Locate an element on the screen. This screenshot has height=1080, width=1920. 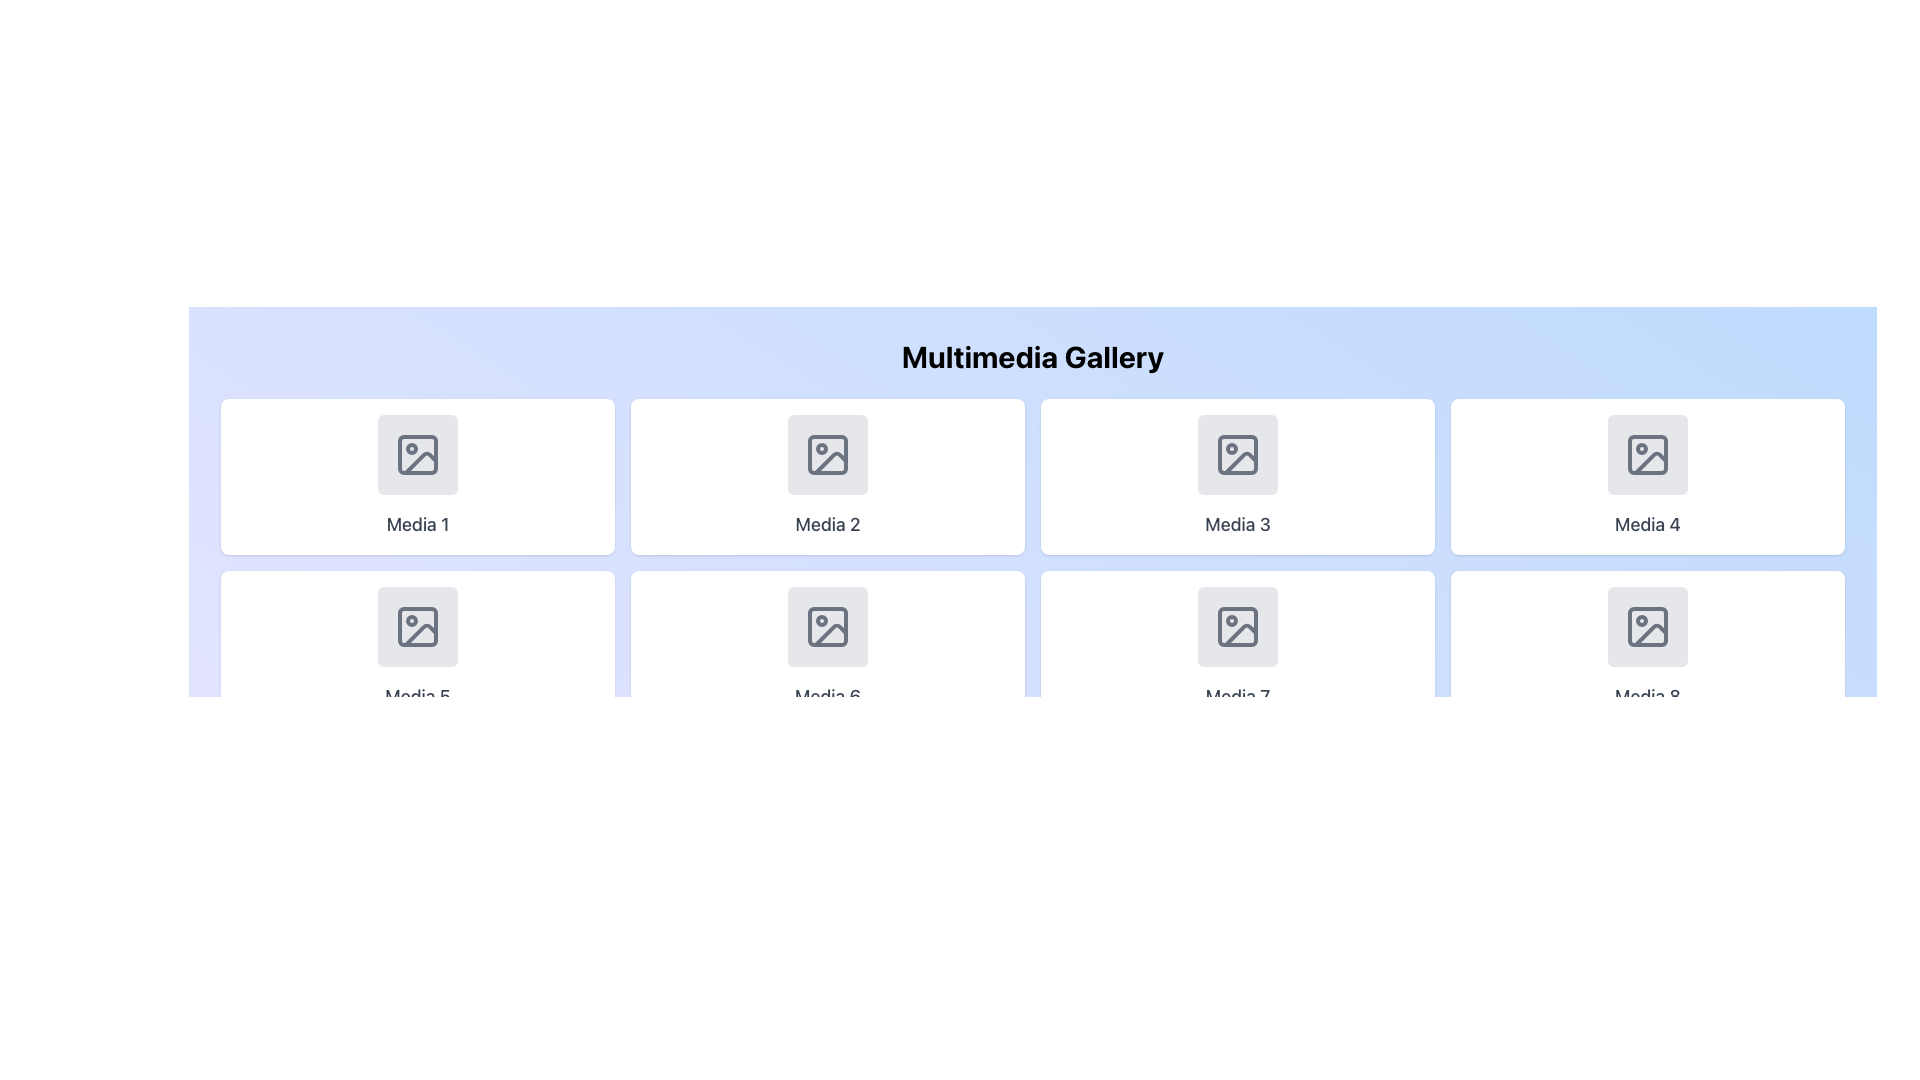
the icon in the sixth tile of the 'Multimedia Gallery' is located at coordinates (828, 626).